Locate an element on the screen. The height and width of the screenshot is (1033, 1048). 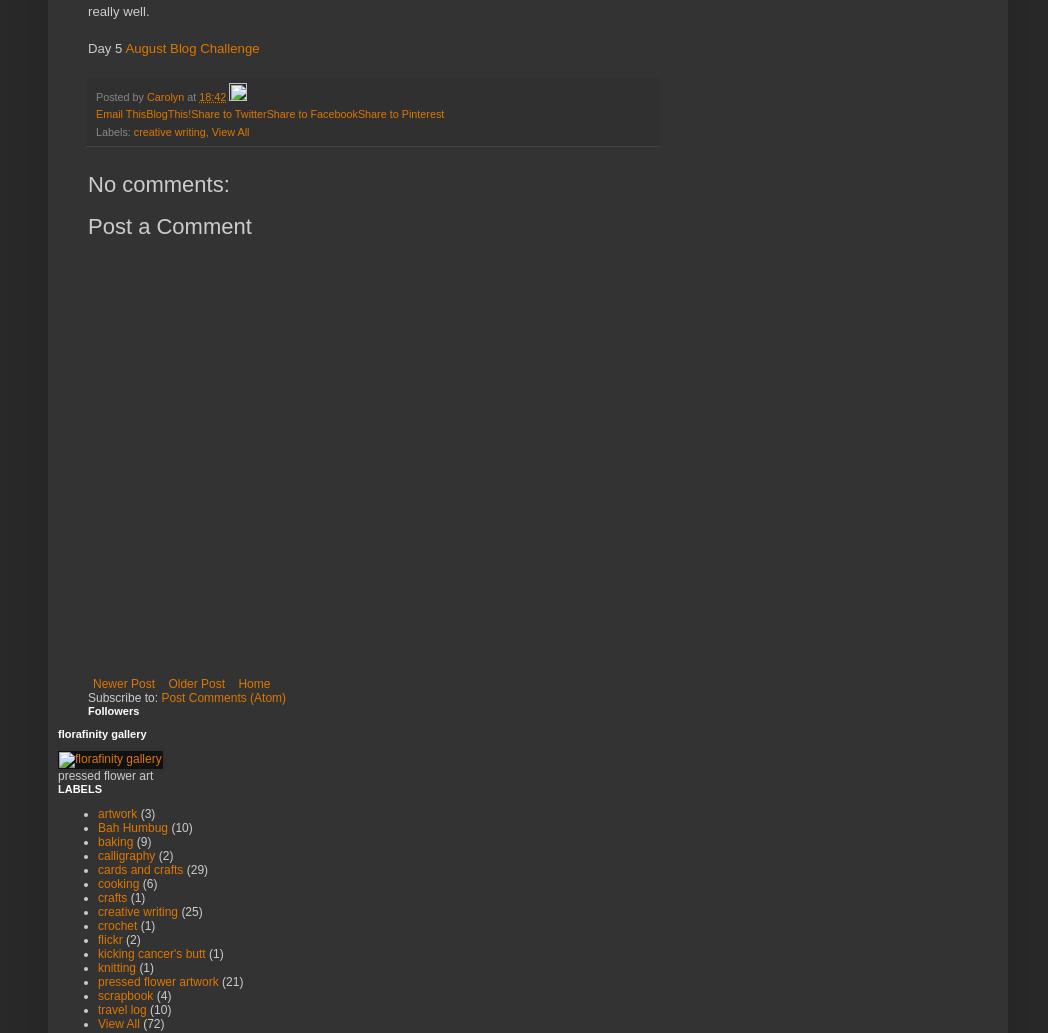
'Labels:' is located at coordinates (113, 130).